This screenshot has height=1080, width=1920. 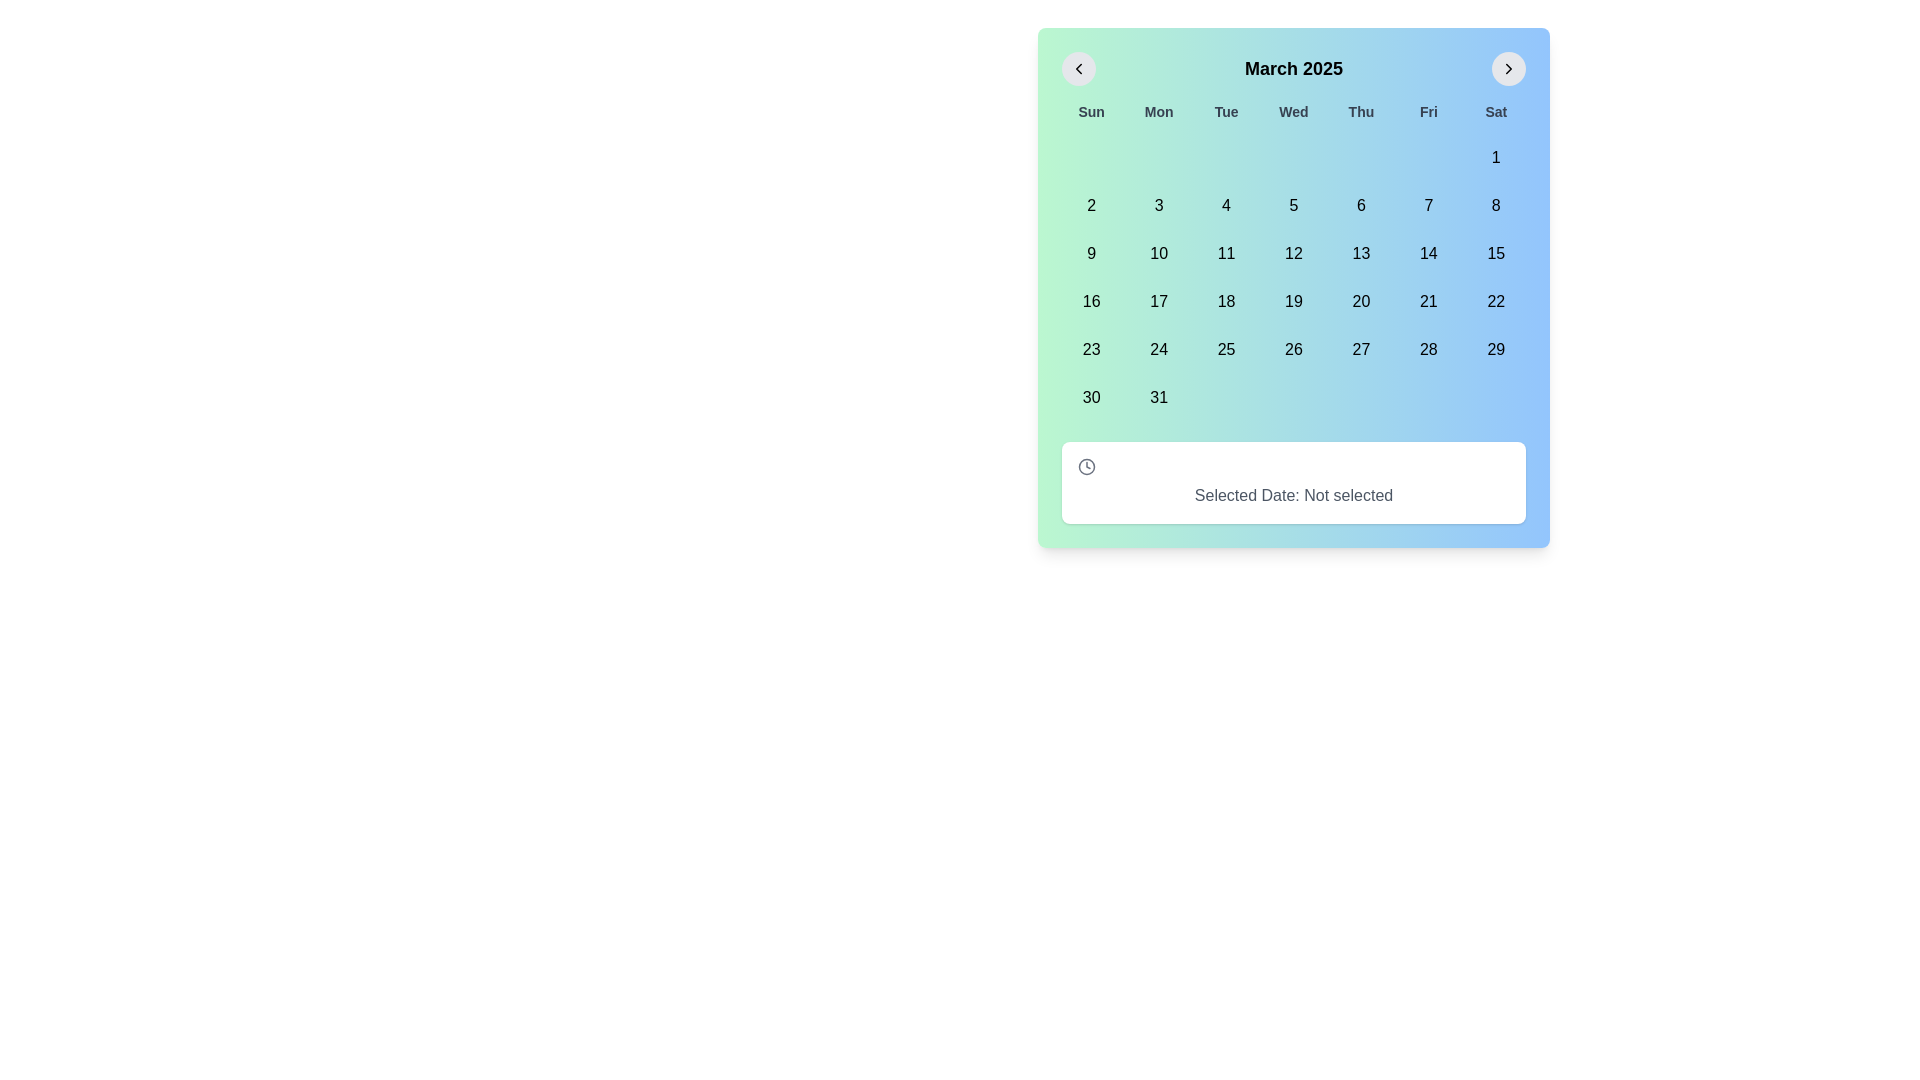 I want to click on the text label displaying 'Sat', which is the last element in a row of day labels in the calendar interface, so click(x=1496, y=111).